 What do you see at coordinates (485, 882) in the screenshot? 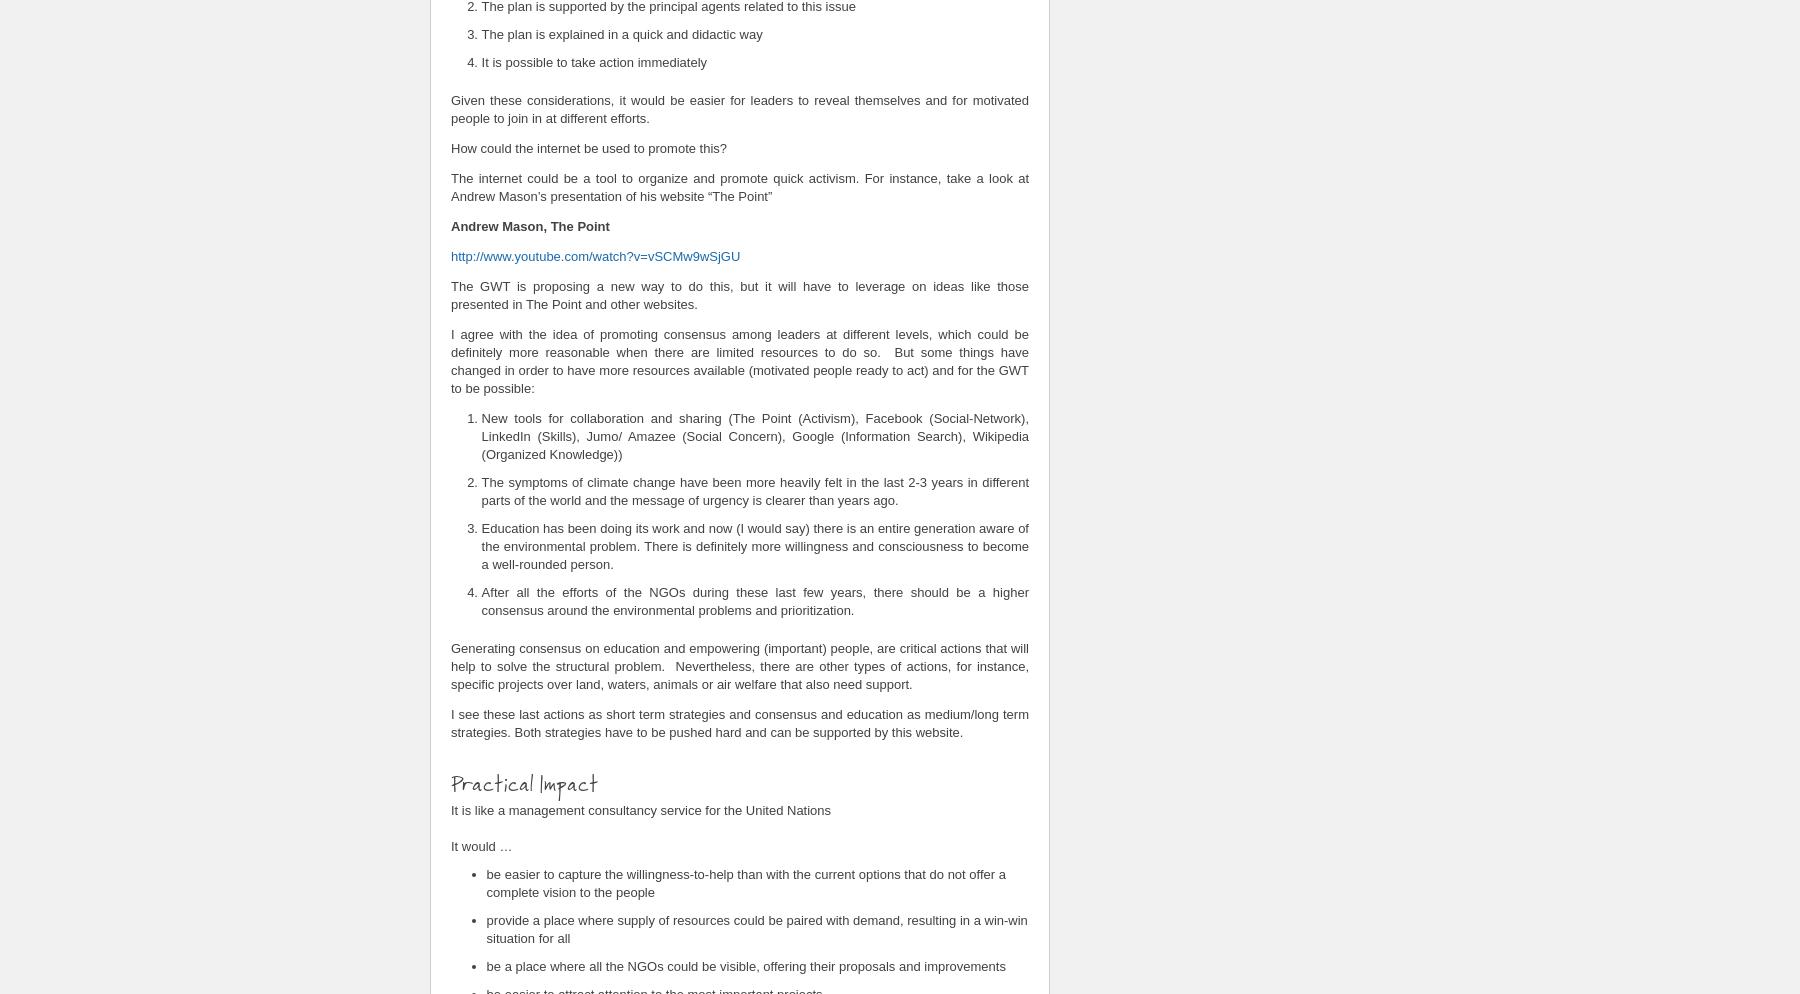
I see `'be easier to capture the willingness-to-help than with the current options that do not offer a complete vision to the people'` at bounding box center [485, 882].